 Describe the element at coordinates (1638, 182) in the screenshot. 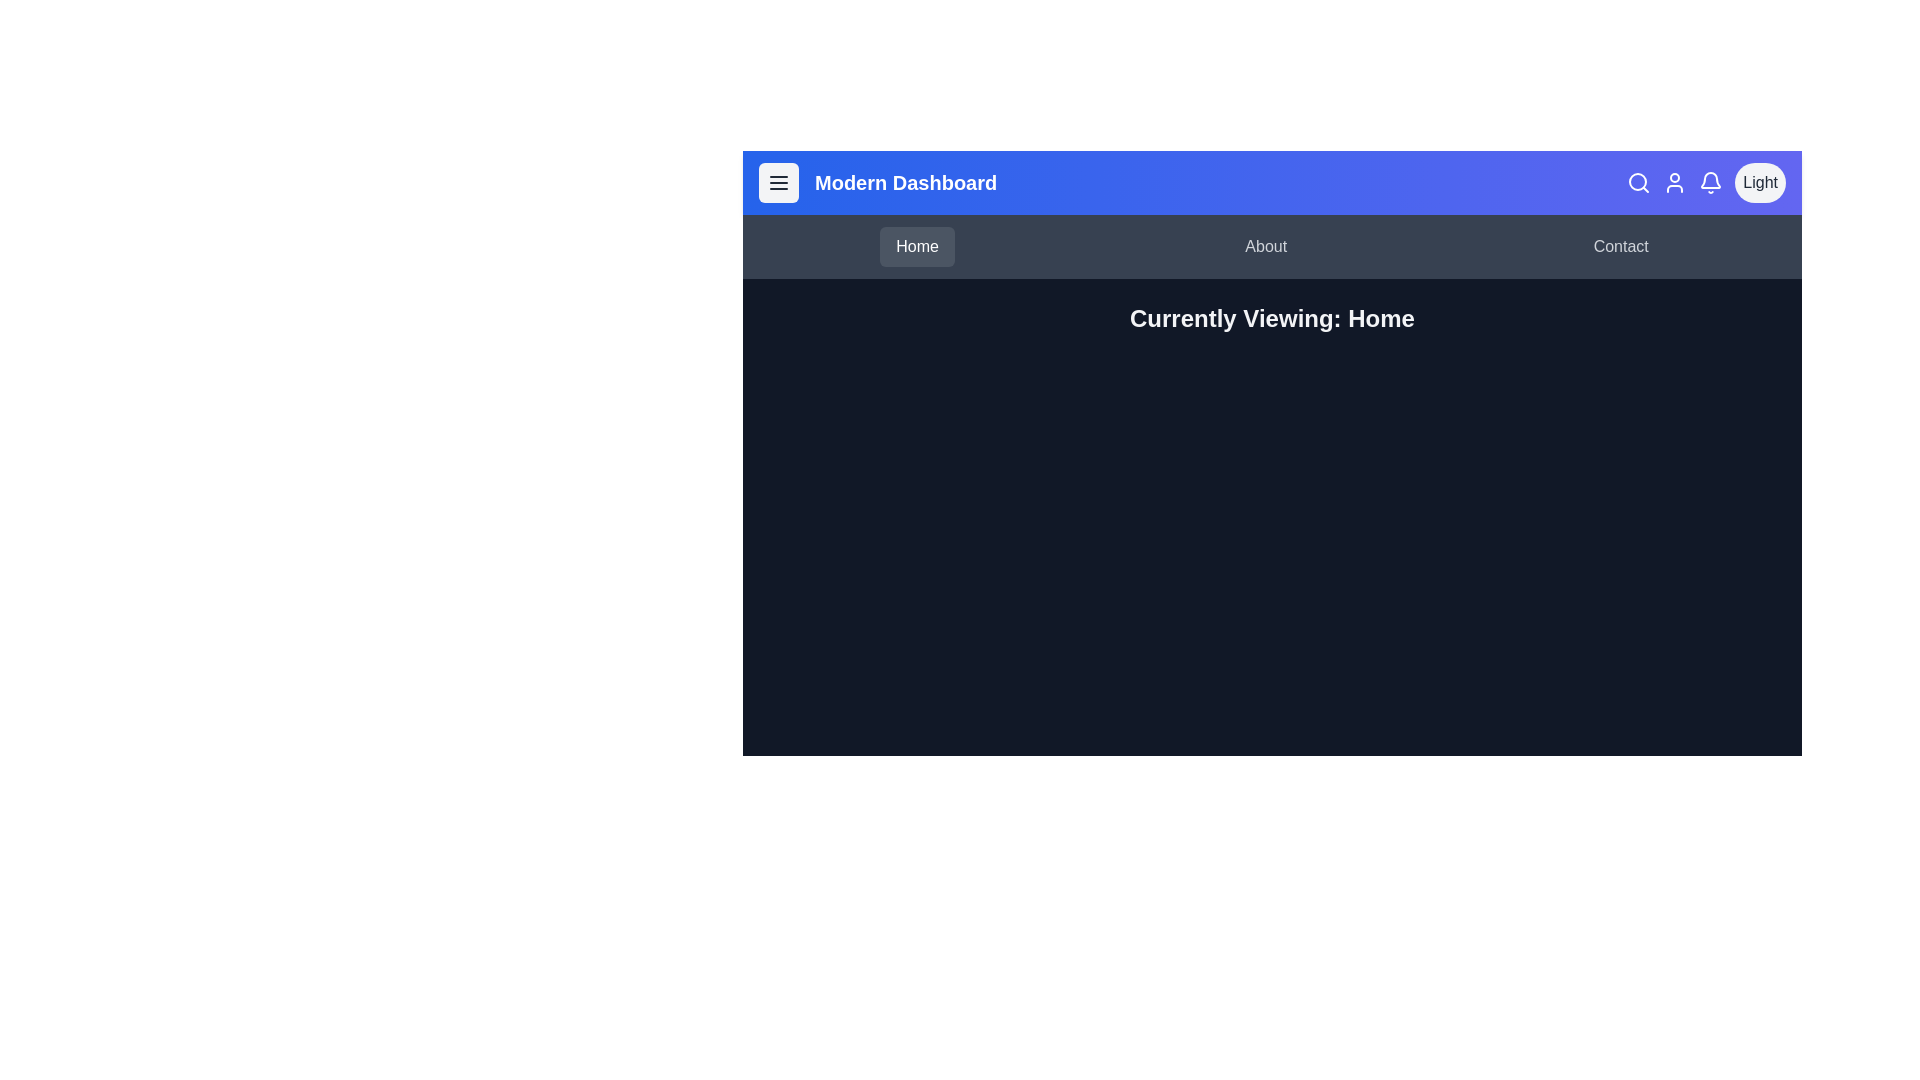

I see `search icon to initiate a search` at that location.